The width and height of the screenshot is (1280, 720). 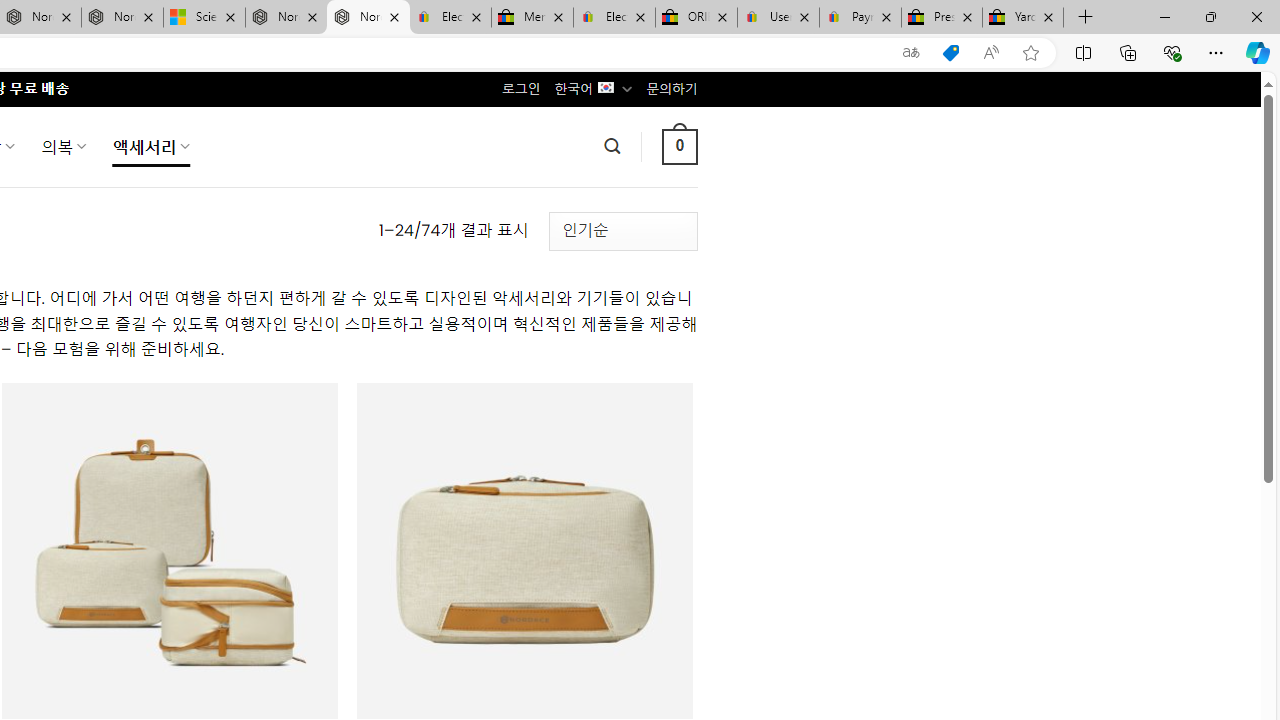 I want to click on 'User Privacy Notice | eBay', so click(x=777, y=17).